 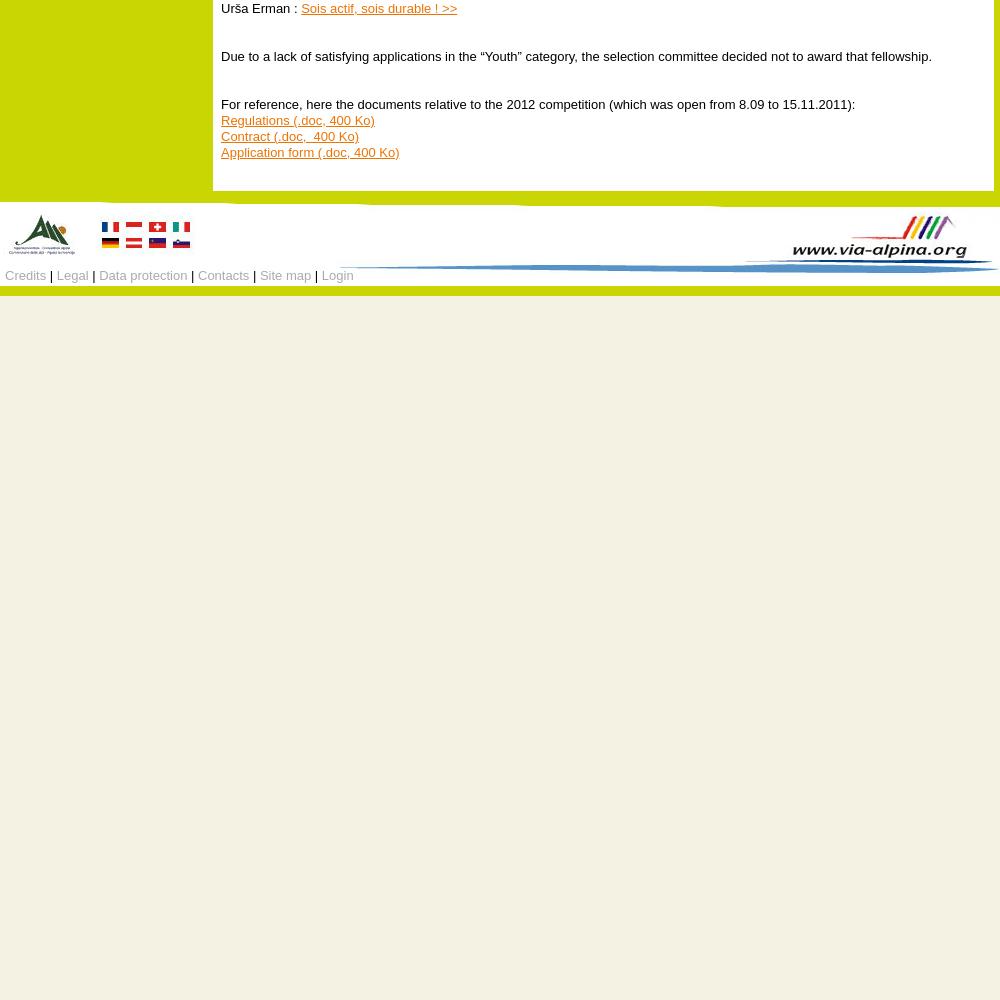 I want to click on 'Login', so click(x=336, y=274).